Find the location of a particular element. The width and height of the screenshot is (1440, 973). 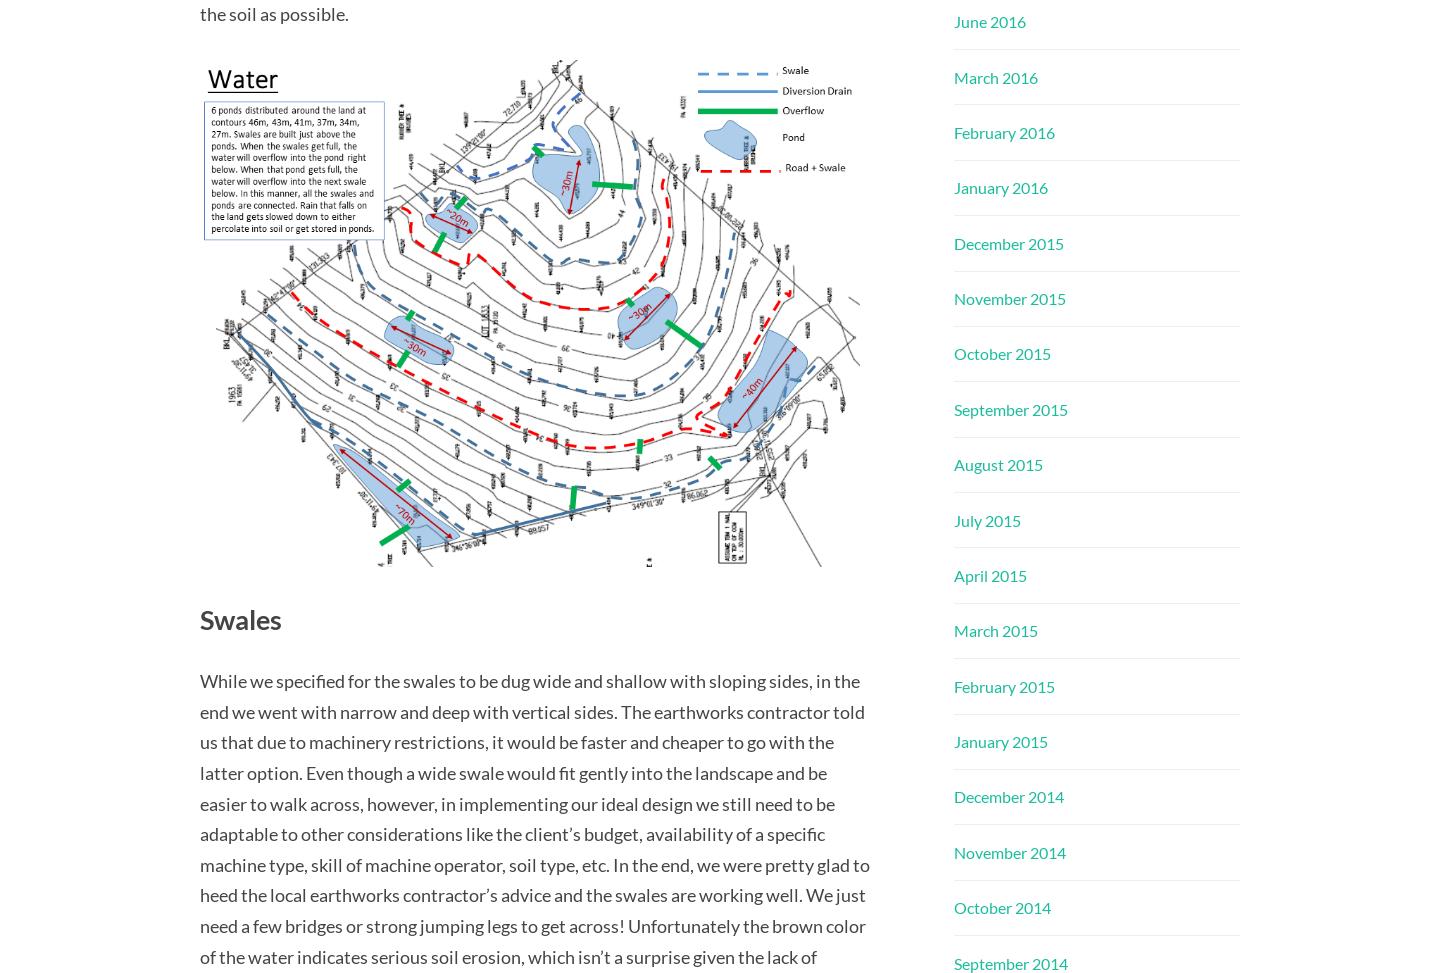

'December 2015' is located at coordinates (1008, 241).